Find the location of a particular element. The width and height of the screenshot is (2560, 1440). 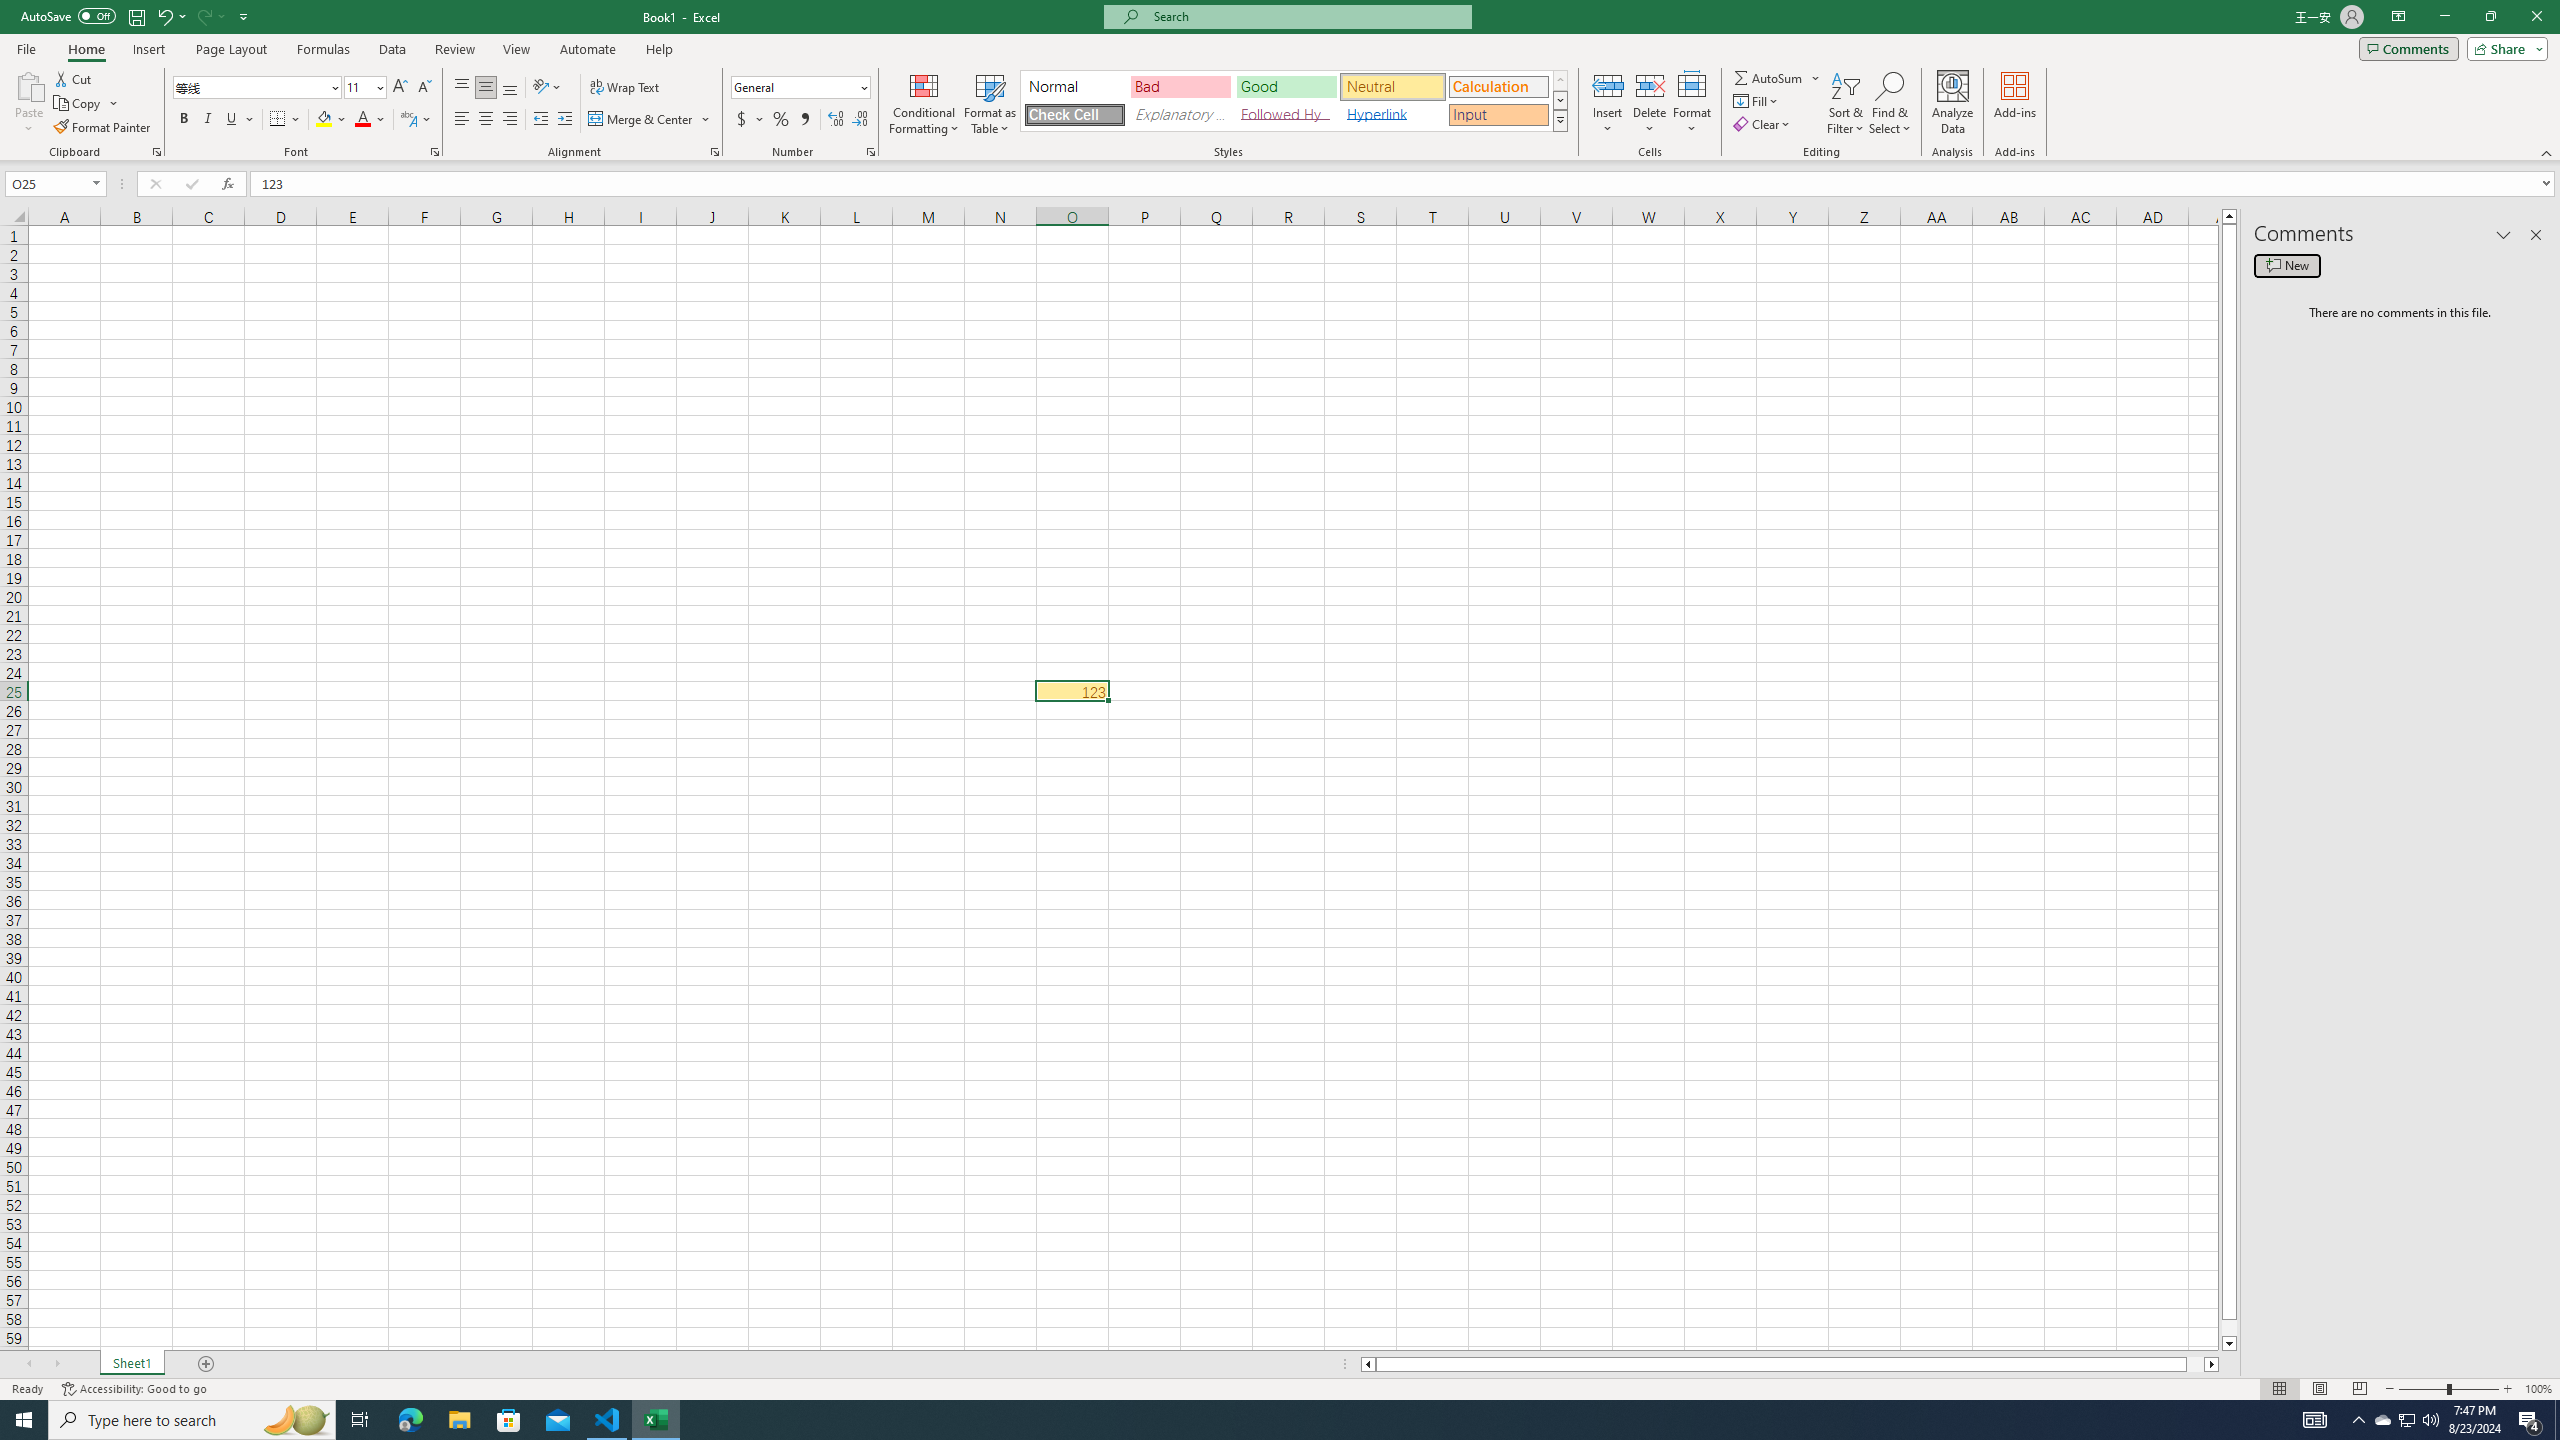

'Number Format' is located at coordinates (794, 87).